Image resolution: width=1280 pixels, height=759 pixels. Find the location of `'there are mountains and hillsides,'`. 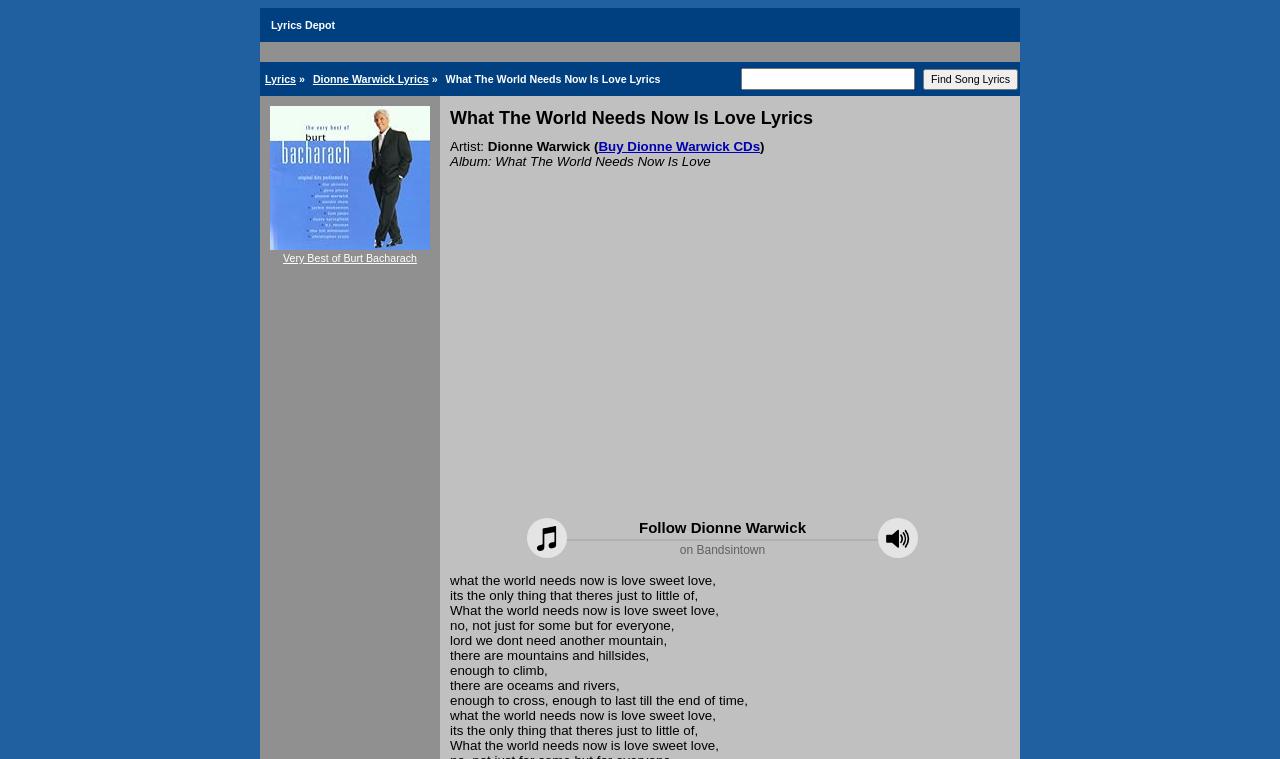

'there are mountains and hillsides,' is located at coordinates (549, 655).